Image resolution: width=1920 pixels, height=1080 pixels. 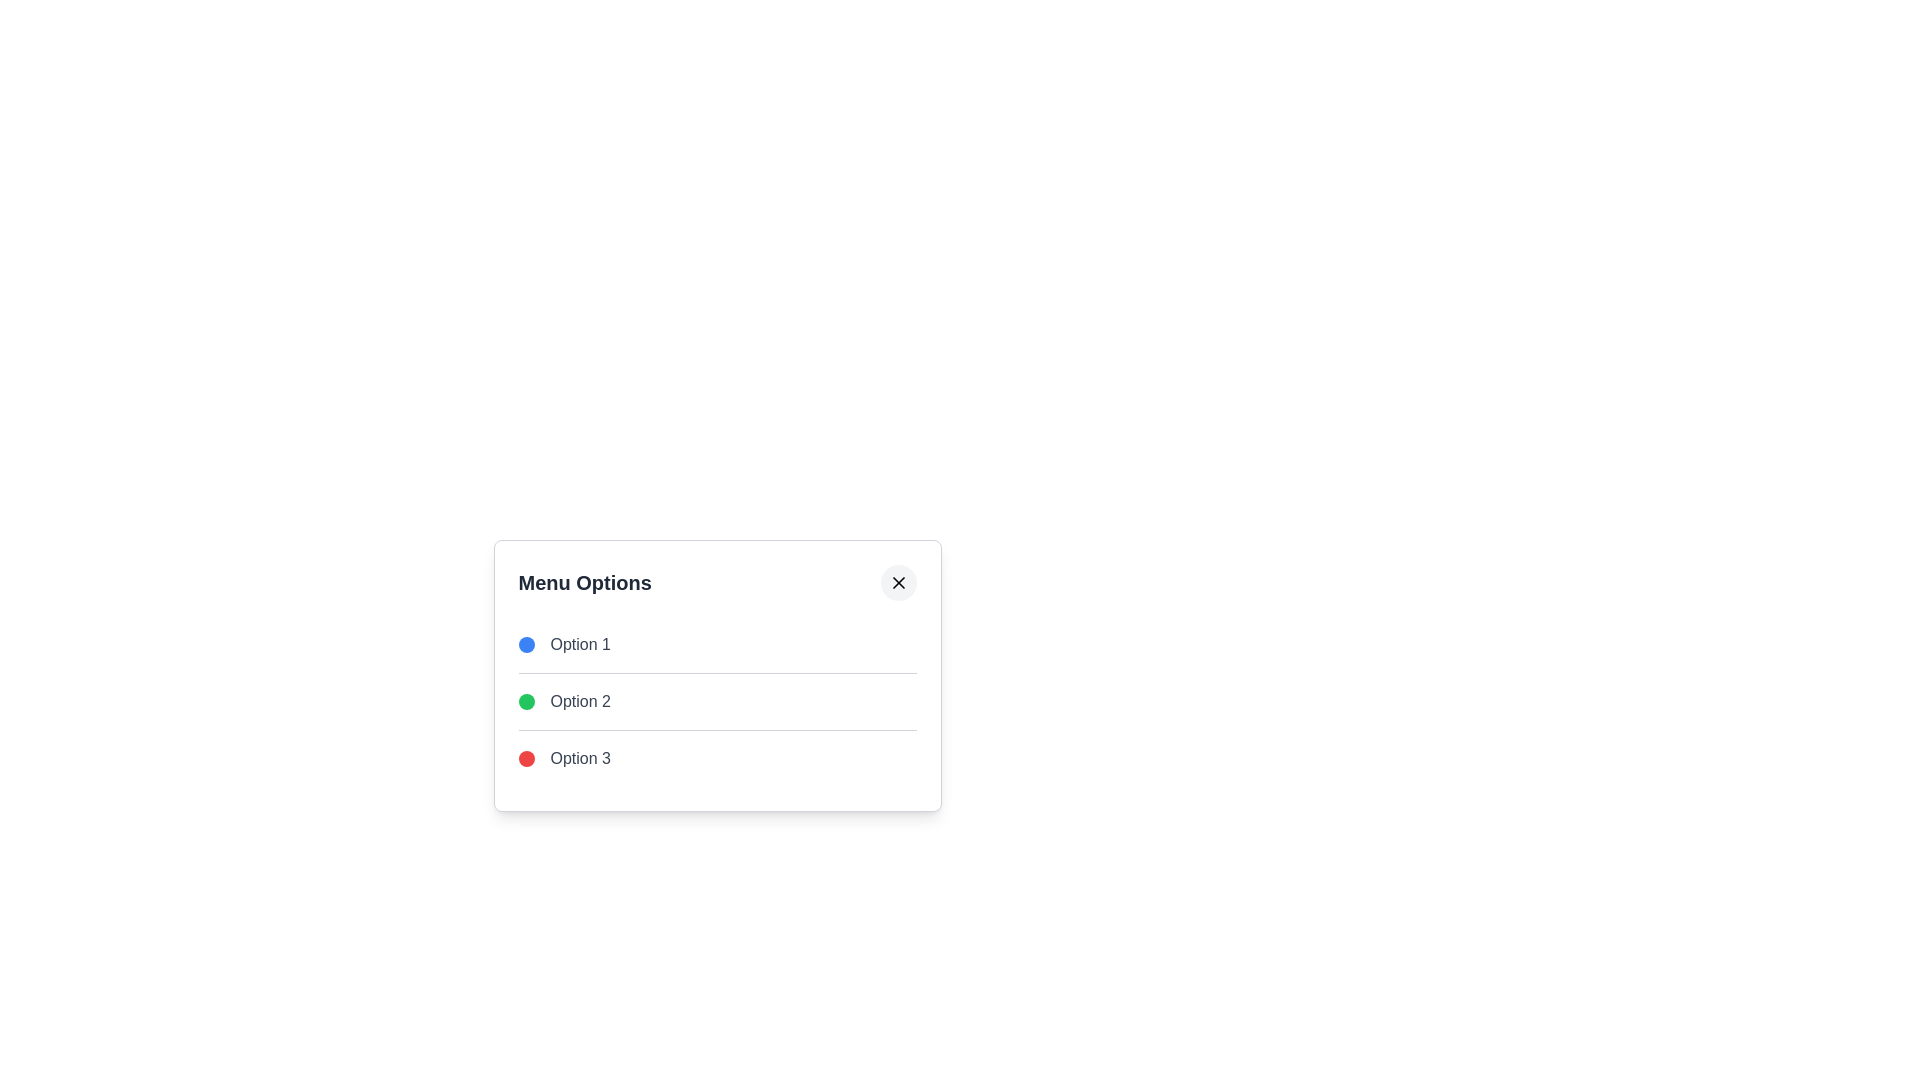 I want to click on the text label displaying 'Option 2', so click(x=579, y=701).